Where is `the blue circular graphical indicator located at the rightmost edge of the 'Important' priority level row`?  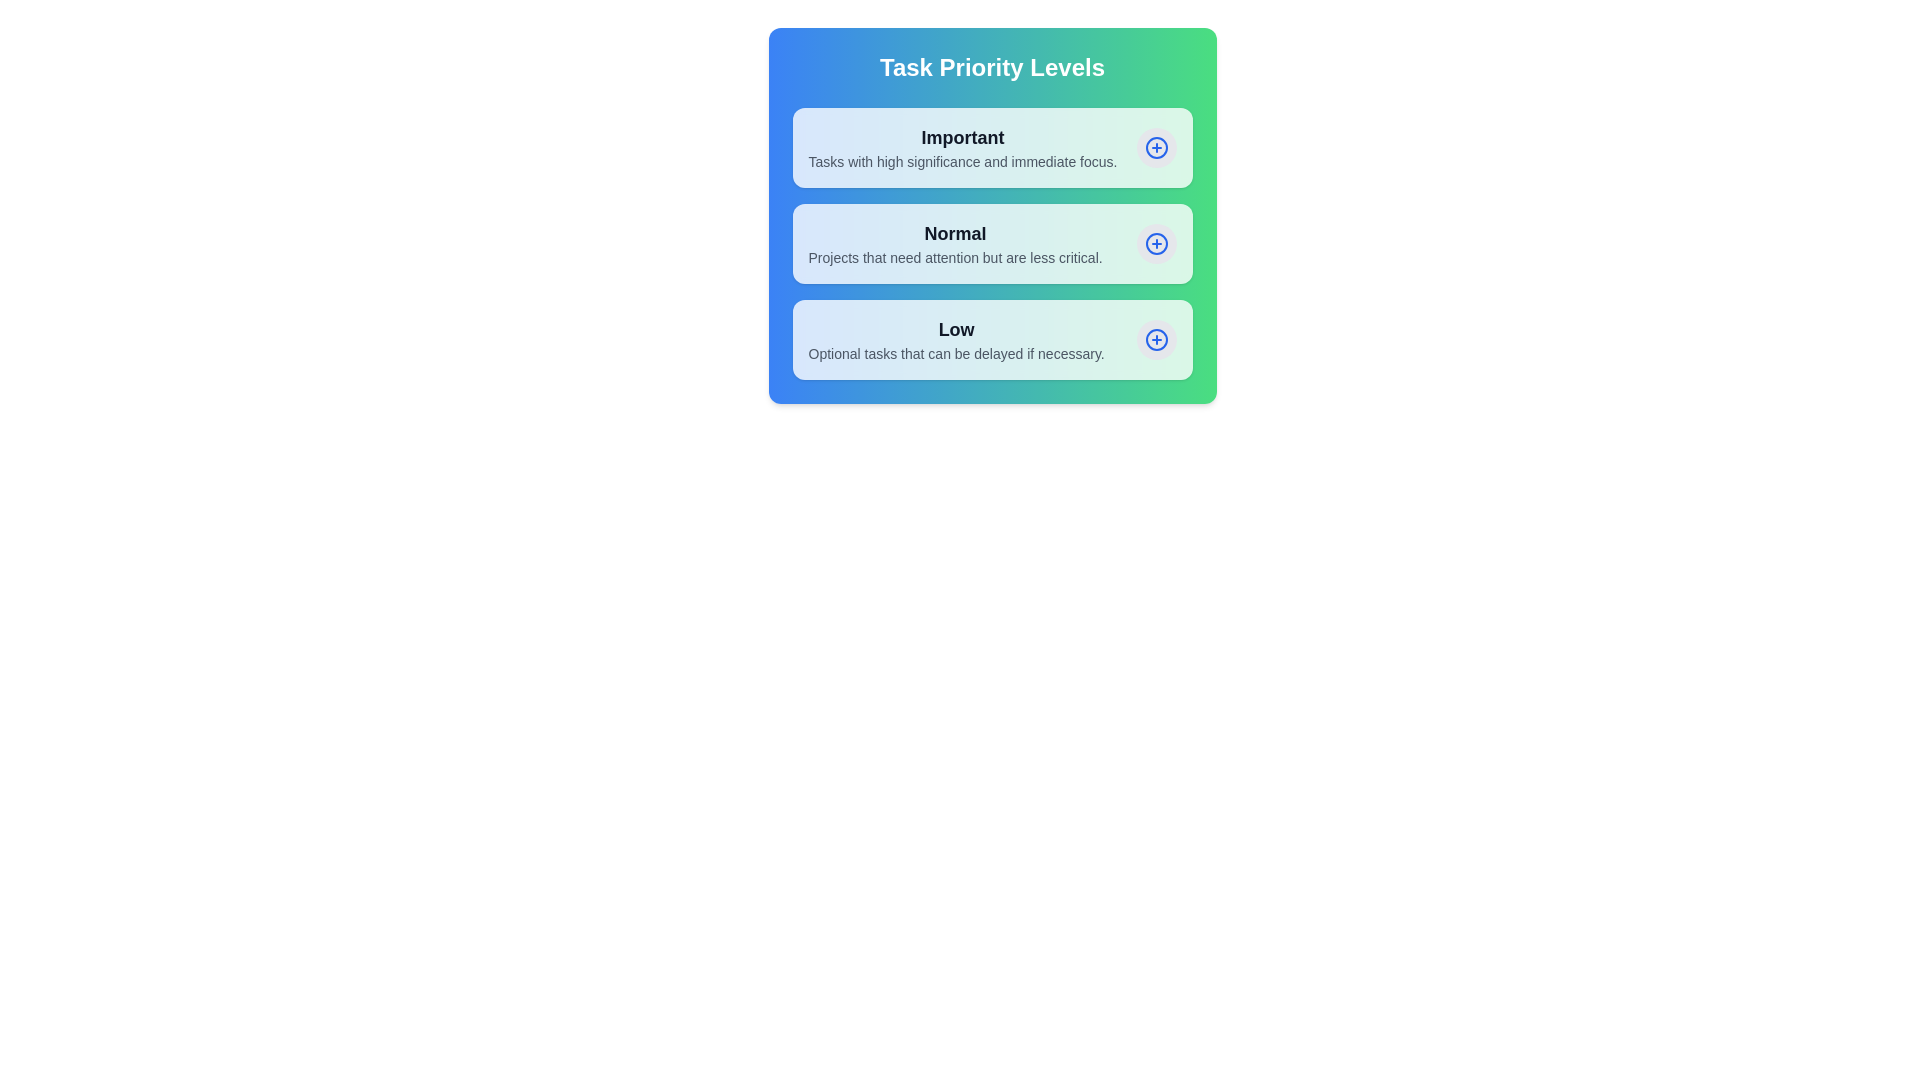 the blue circular graphical indicator located at the rightmost edge of the 'Important' priority level row is located at coordinates (1156, 146).